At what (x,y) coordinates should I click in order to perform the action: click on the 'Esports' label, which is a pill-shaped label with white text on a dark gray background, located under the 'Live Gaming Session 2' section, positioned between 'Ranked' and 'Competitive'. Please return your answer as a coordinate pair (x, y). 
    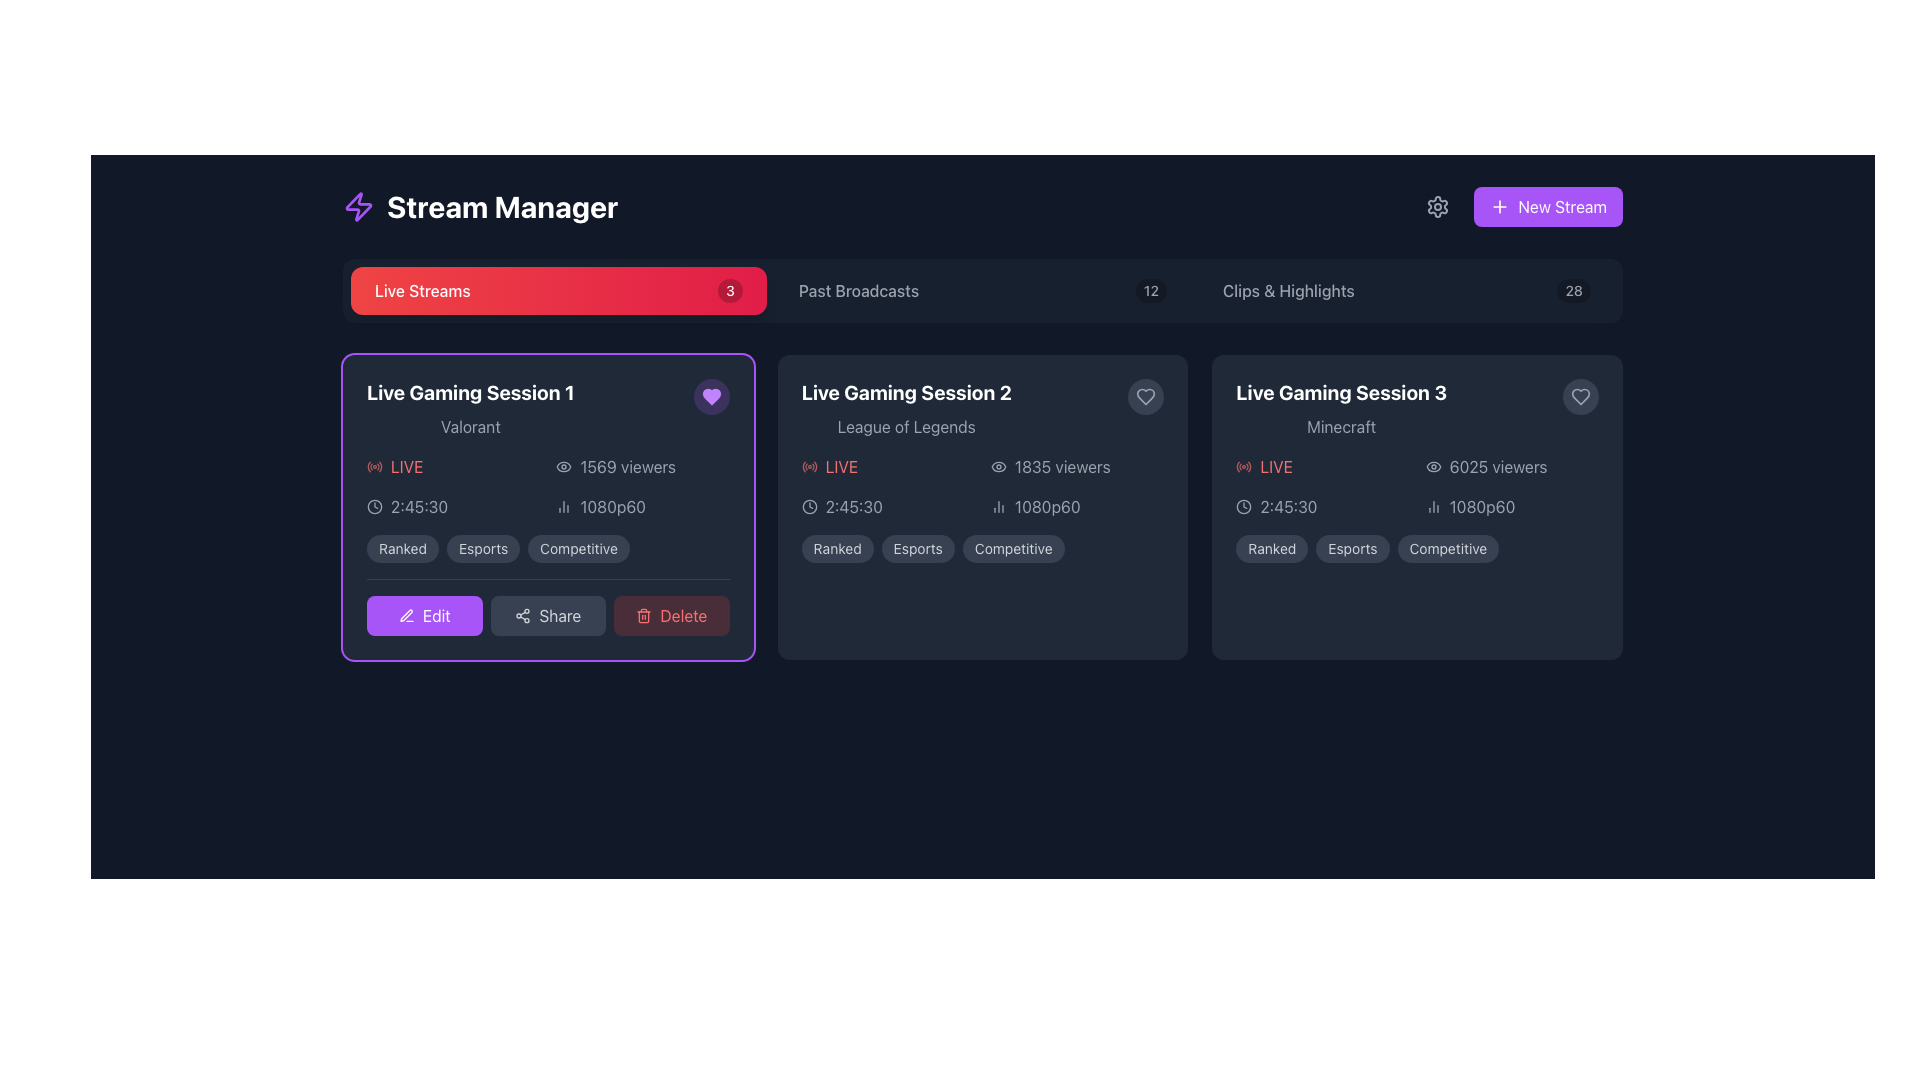
    Looking at the image, I should click on (917, 548).